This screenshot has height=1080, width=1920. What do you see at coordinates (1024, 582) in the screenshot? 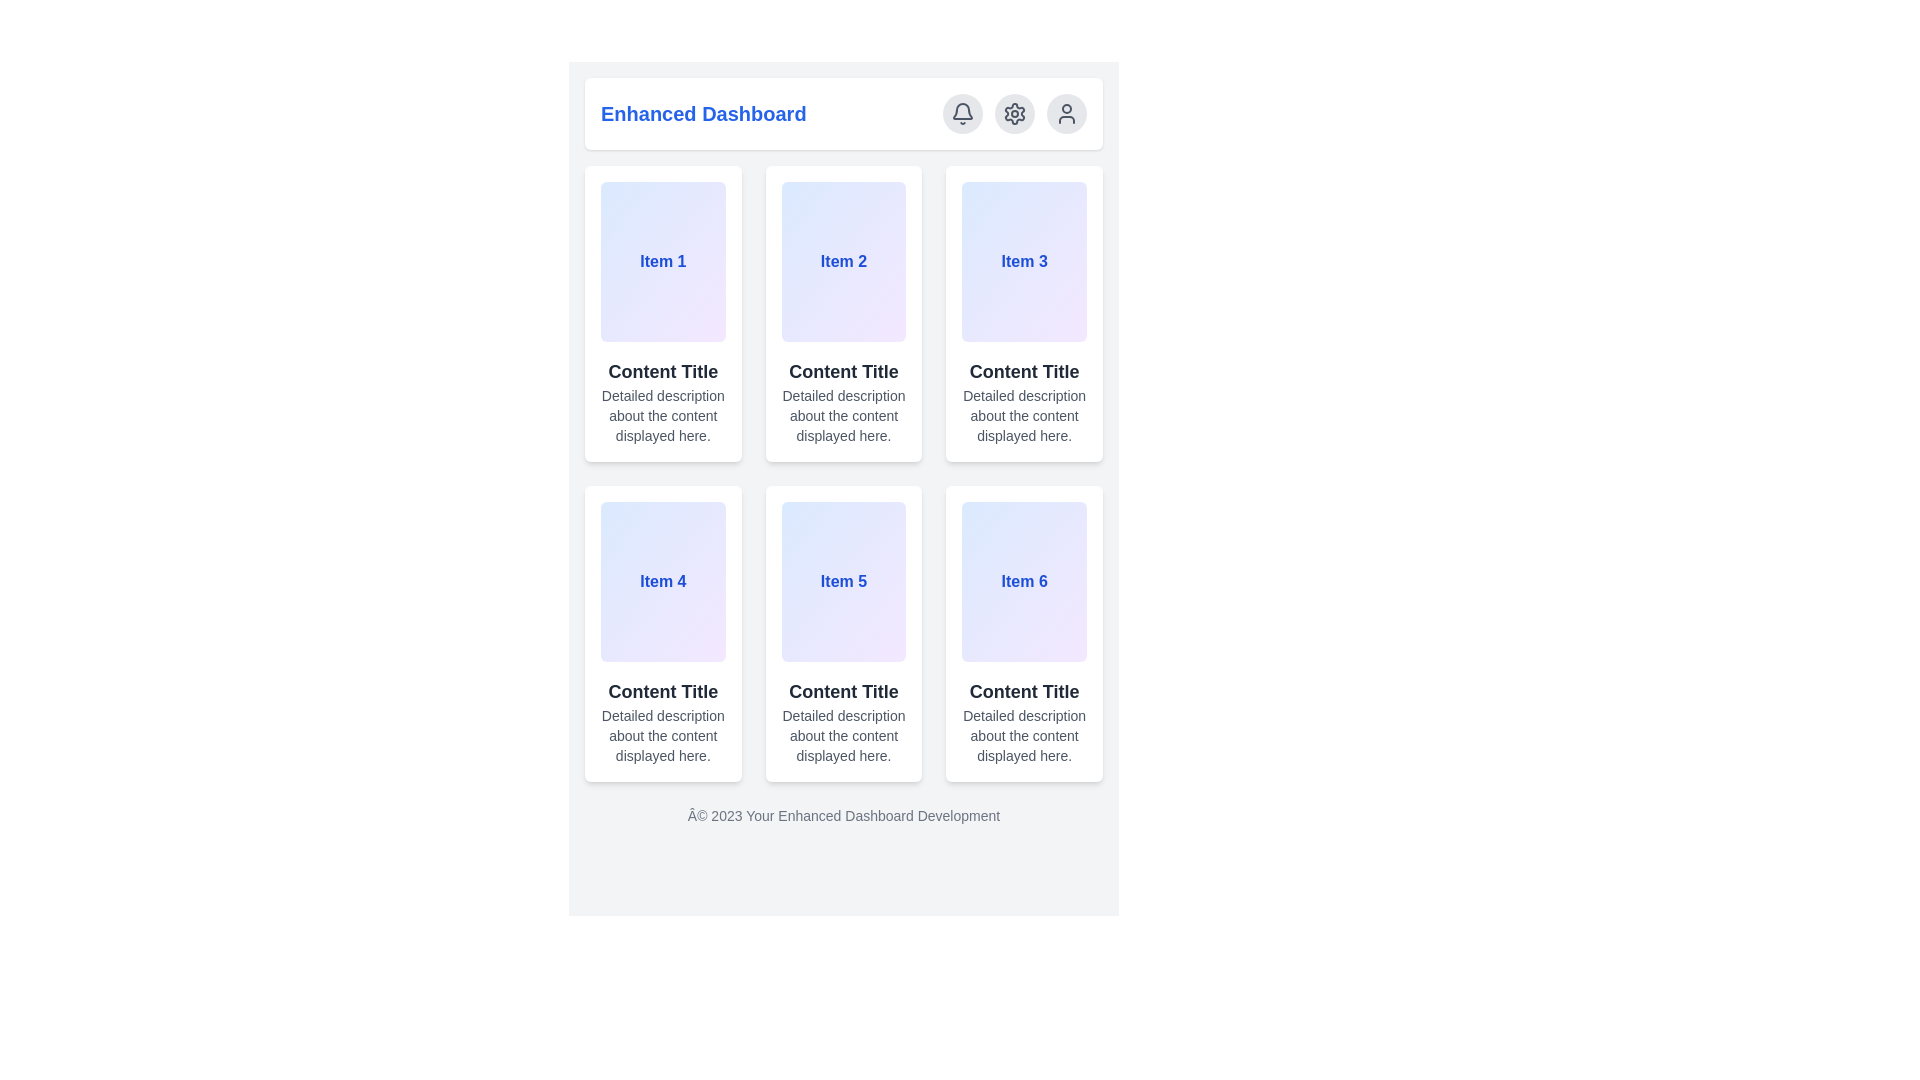
I see `the navigational card for 'Item 6', located` at bounding box center [1024, 582].